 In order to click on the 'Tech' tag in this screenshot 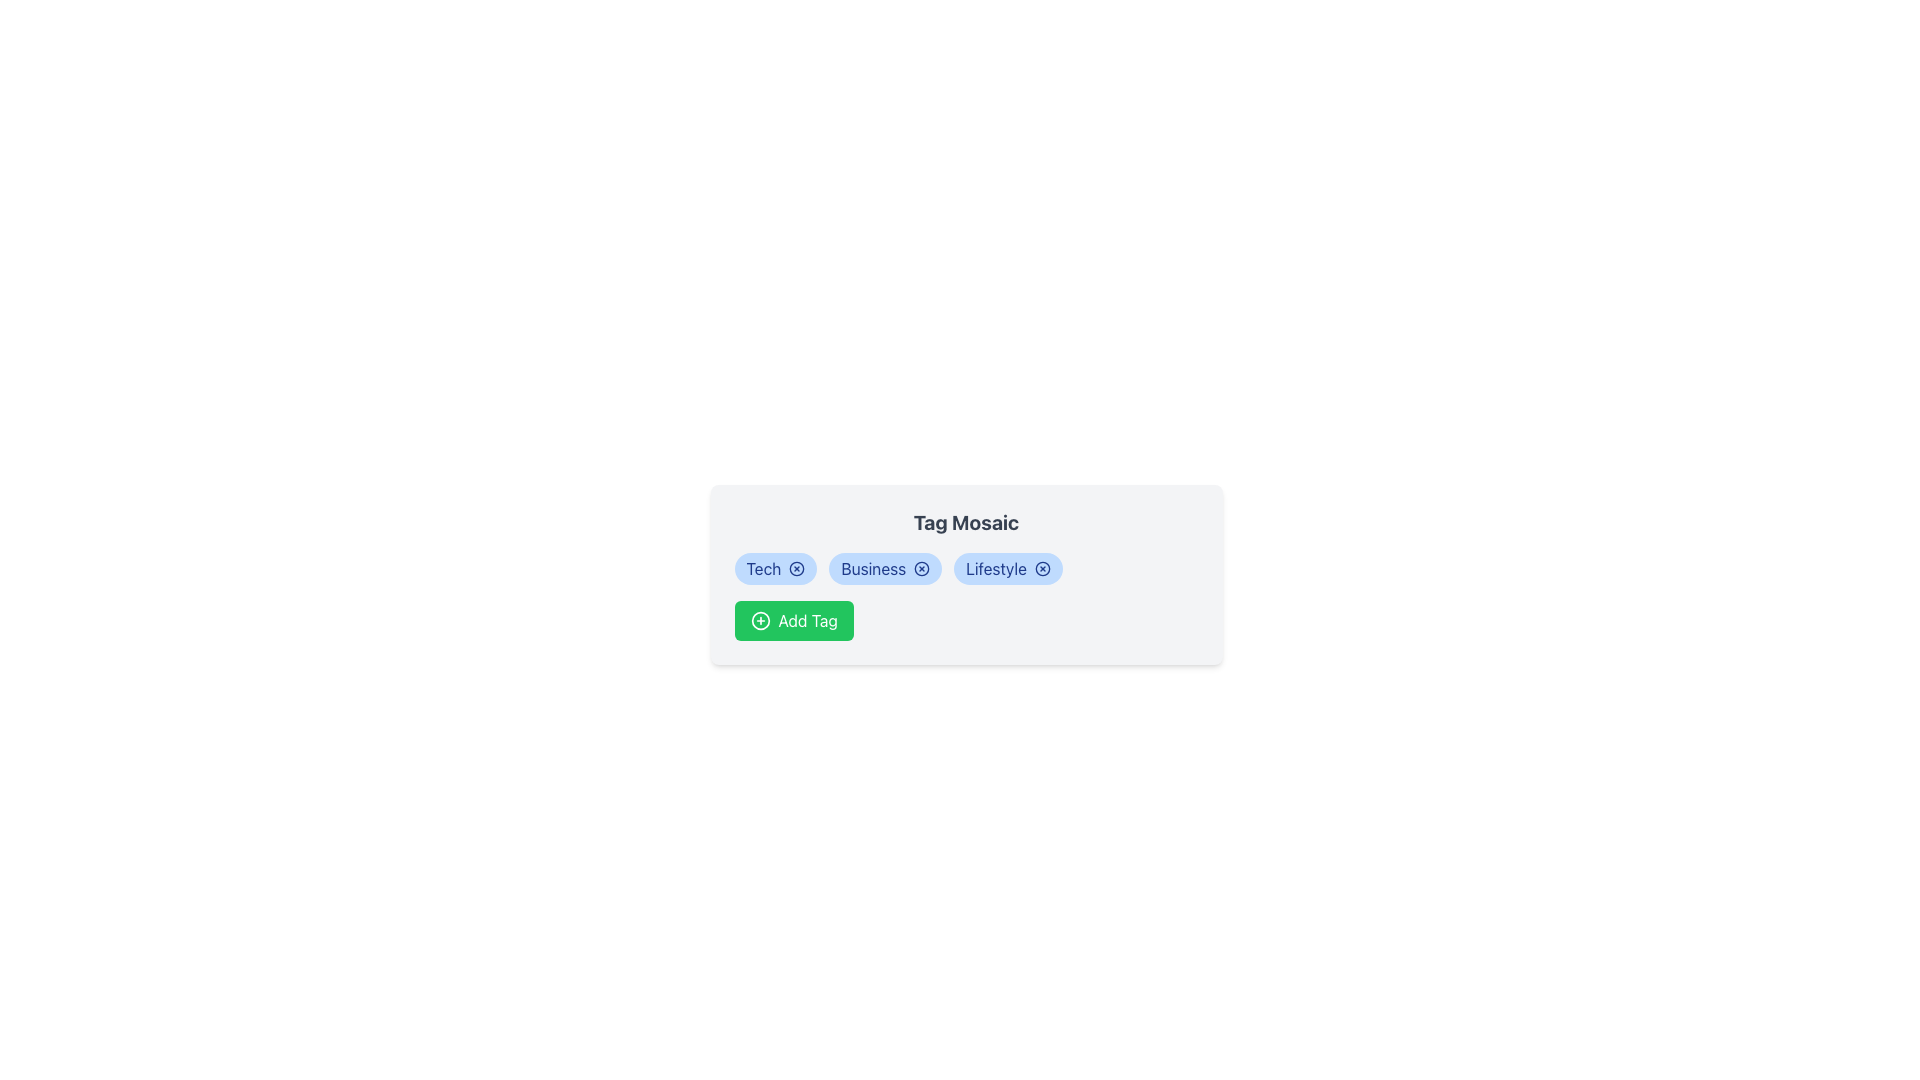, I will do `click(774, 569)`.